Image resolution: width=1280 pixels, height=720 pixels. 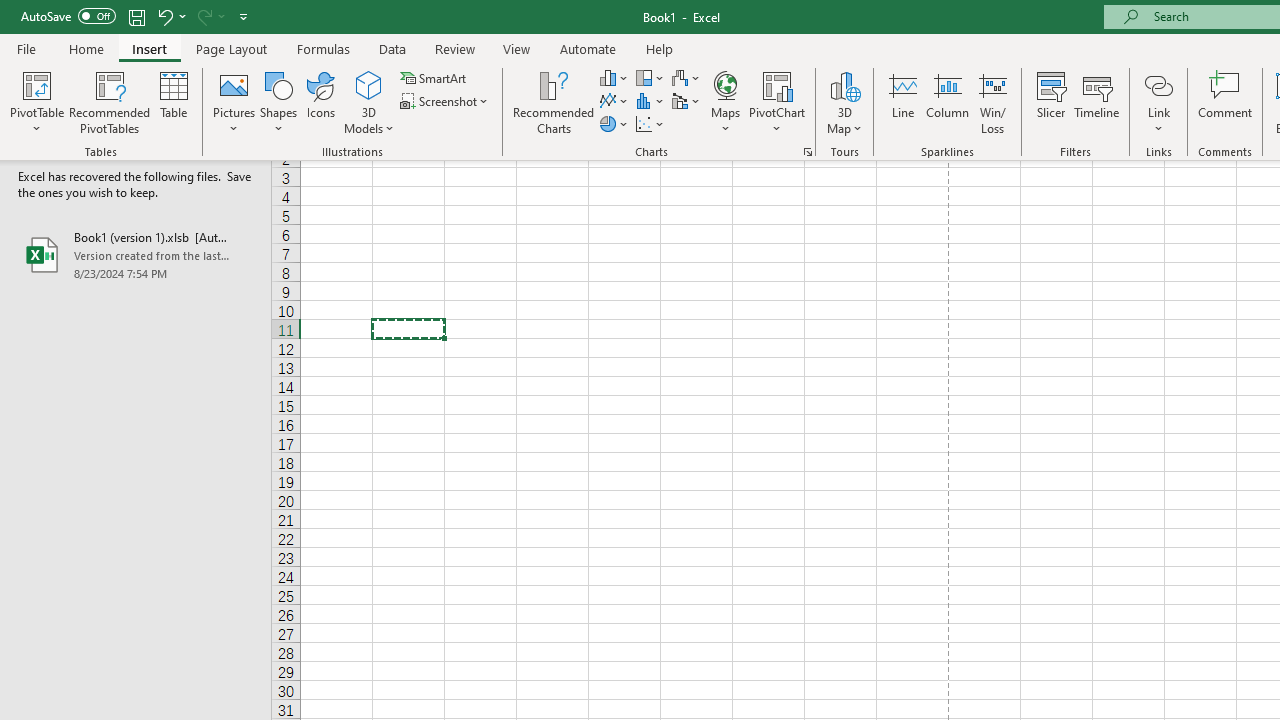 What do you see at coordinates (392, 48) in the screenshot?
I see `'Data'` at bounding box center [392, 48].